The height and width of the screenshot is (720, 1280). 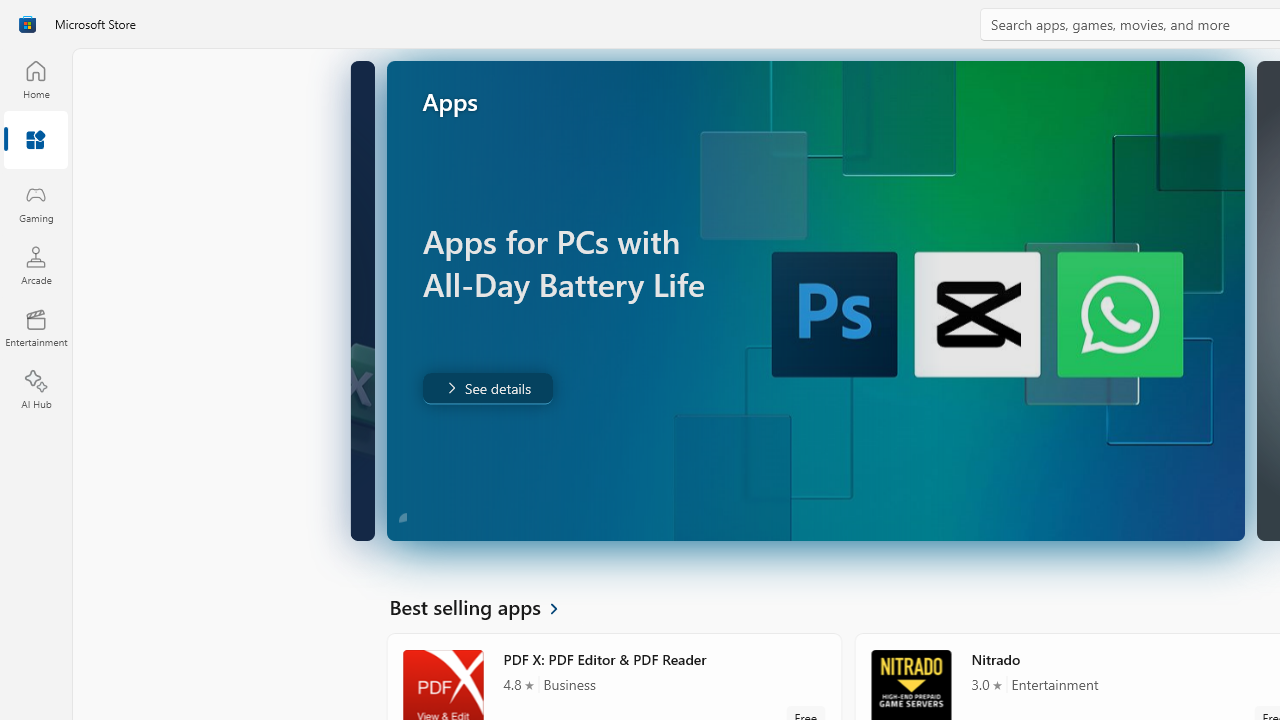 What do you see at coordinates (35, 326) in the screenshot?
I see `'Entertainment'` at bounding box center [35, 326].